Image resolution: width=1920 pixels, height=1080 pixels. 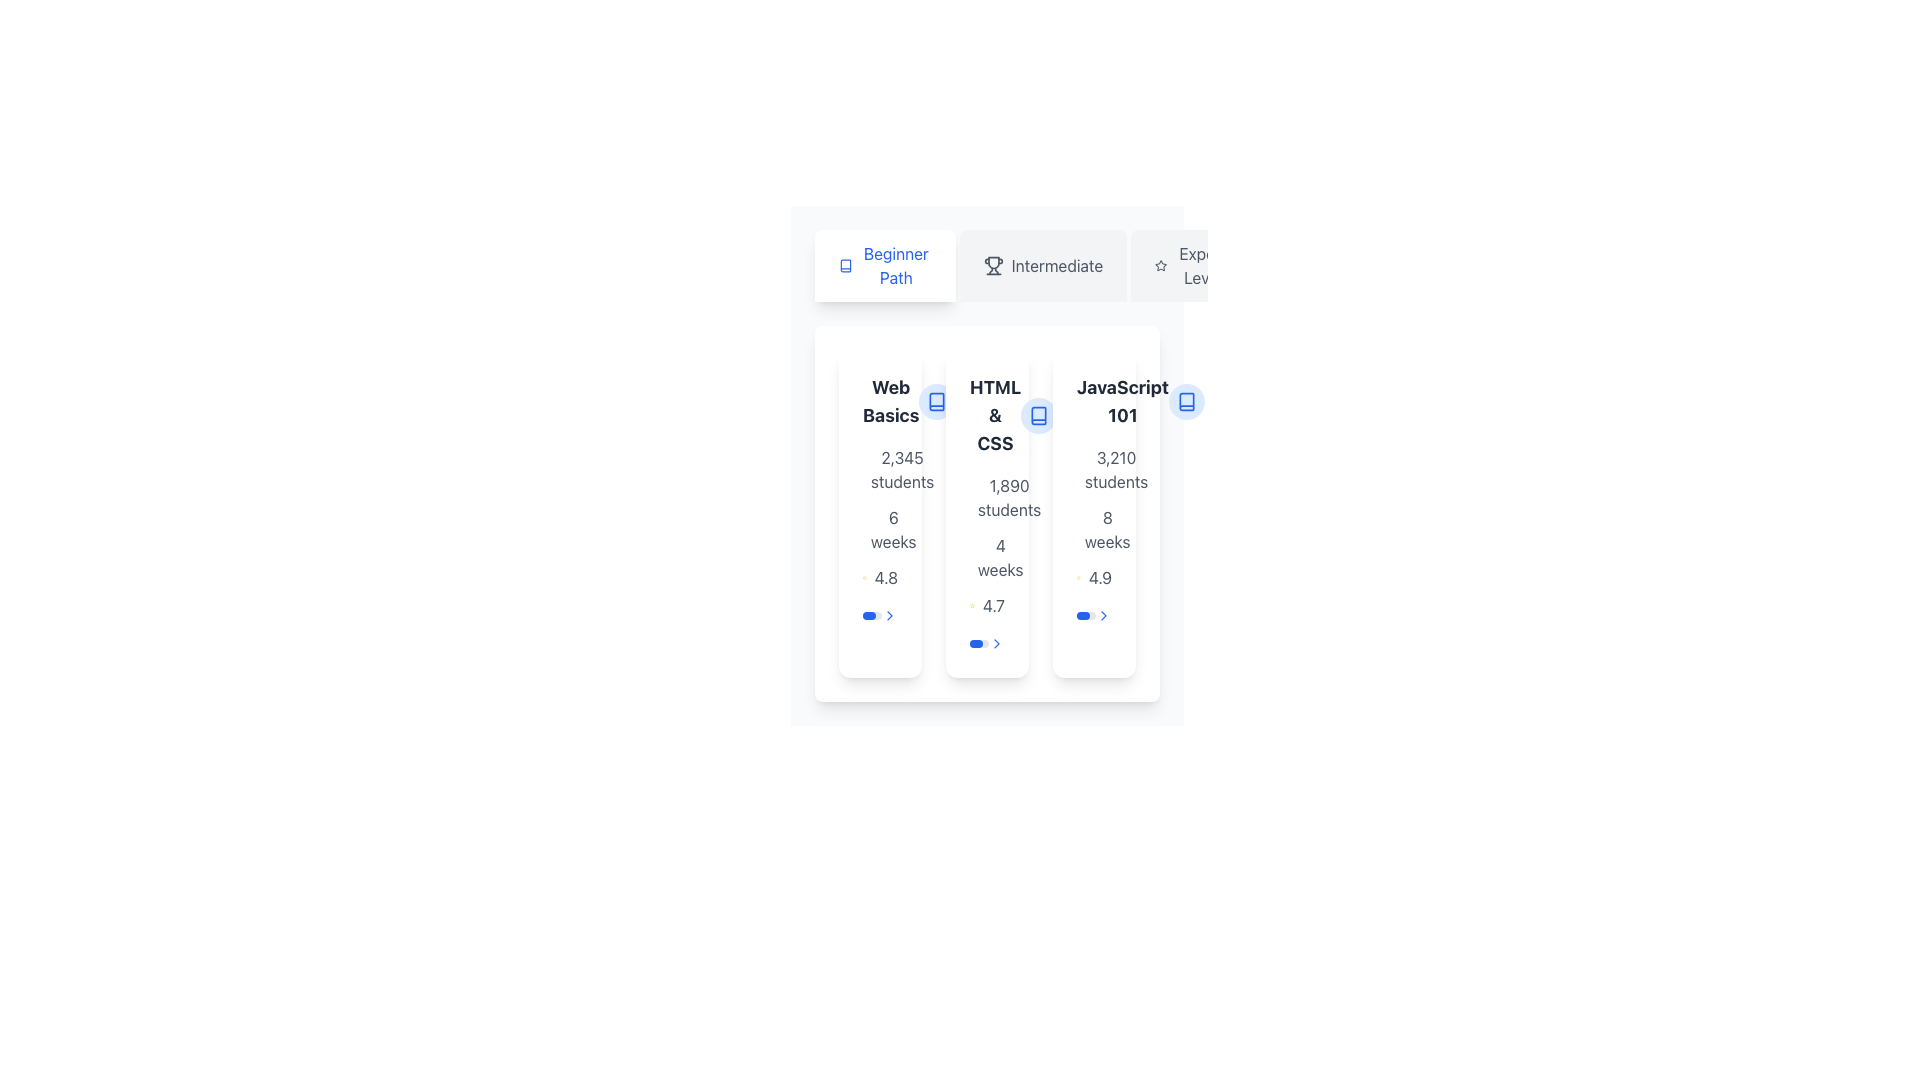 What do you see at coordinates (987, 512) in the screenshot?
I see `keyboard navigation` at bounding box center [987, 512].